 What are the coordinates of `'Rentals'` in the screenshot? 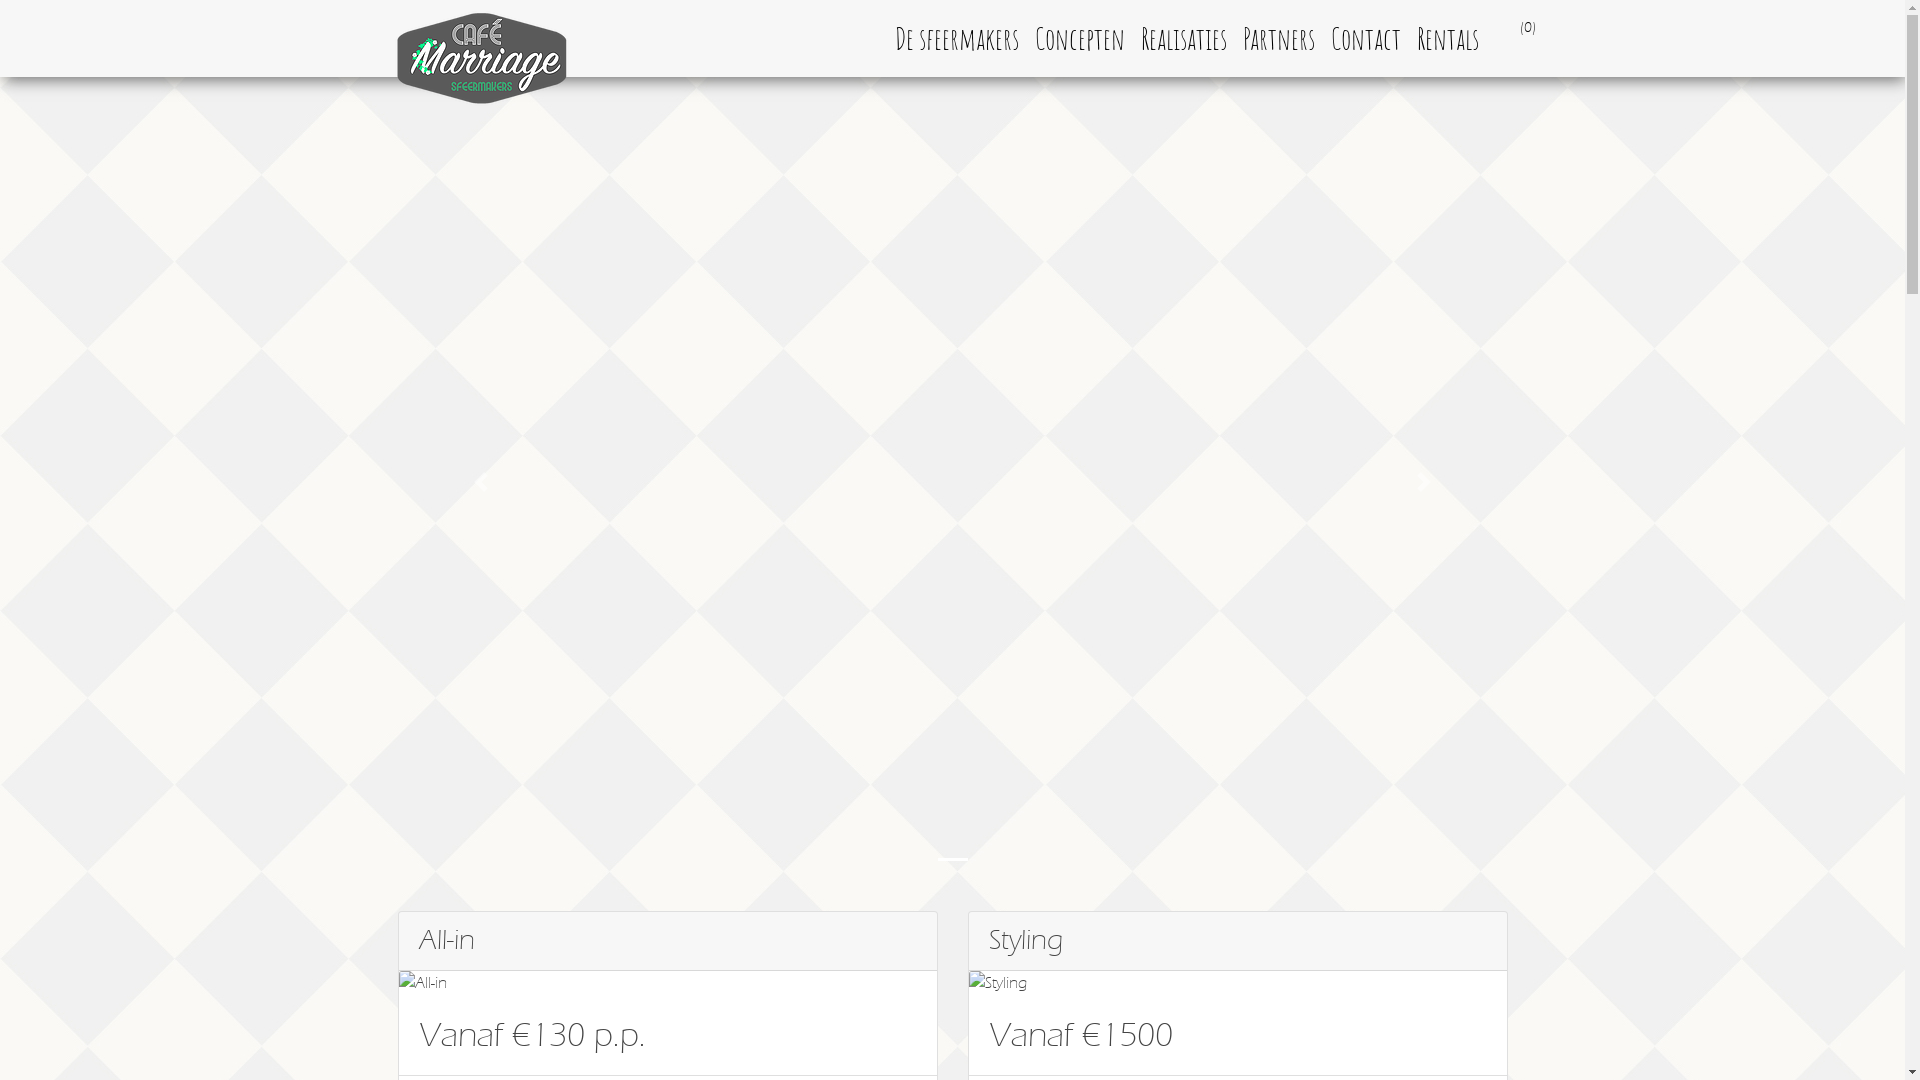 It's located at (1406, 38).